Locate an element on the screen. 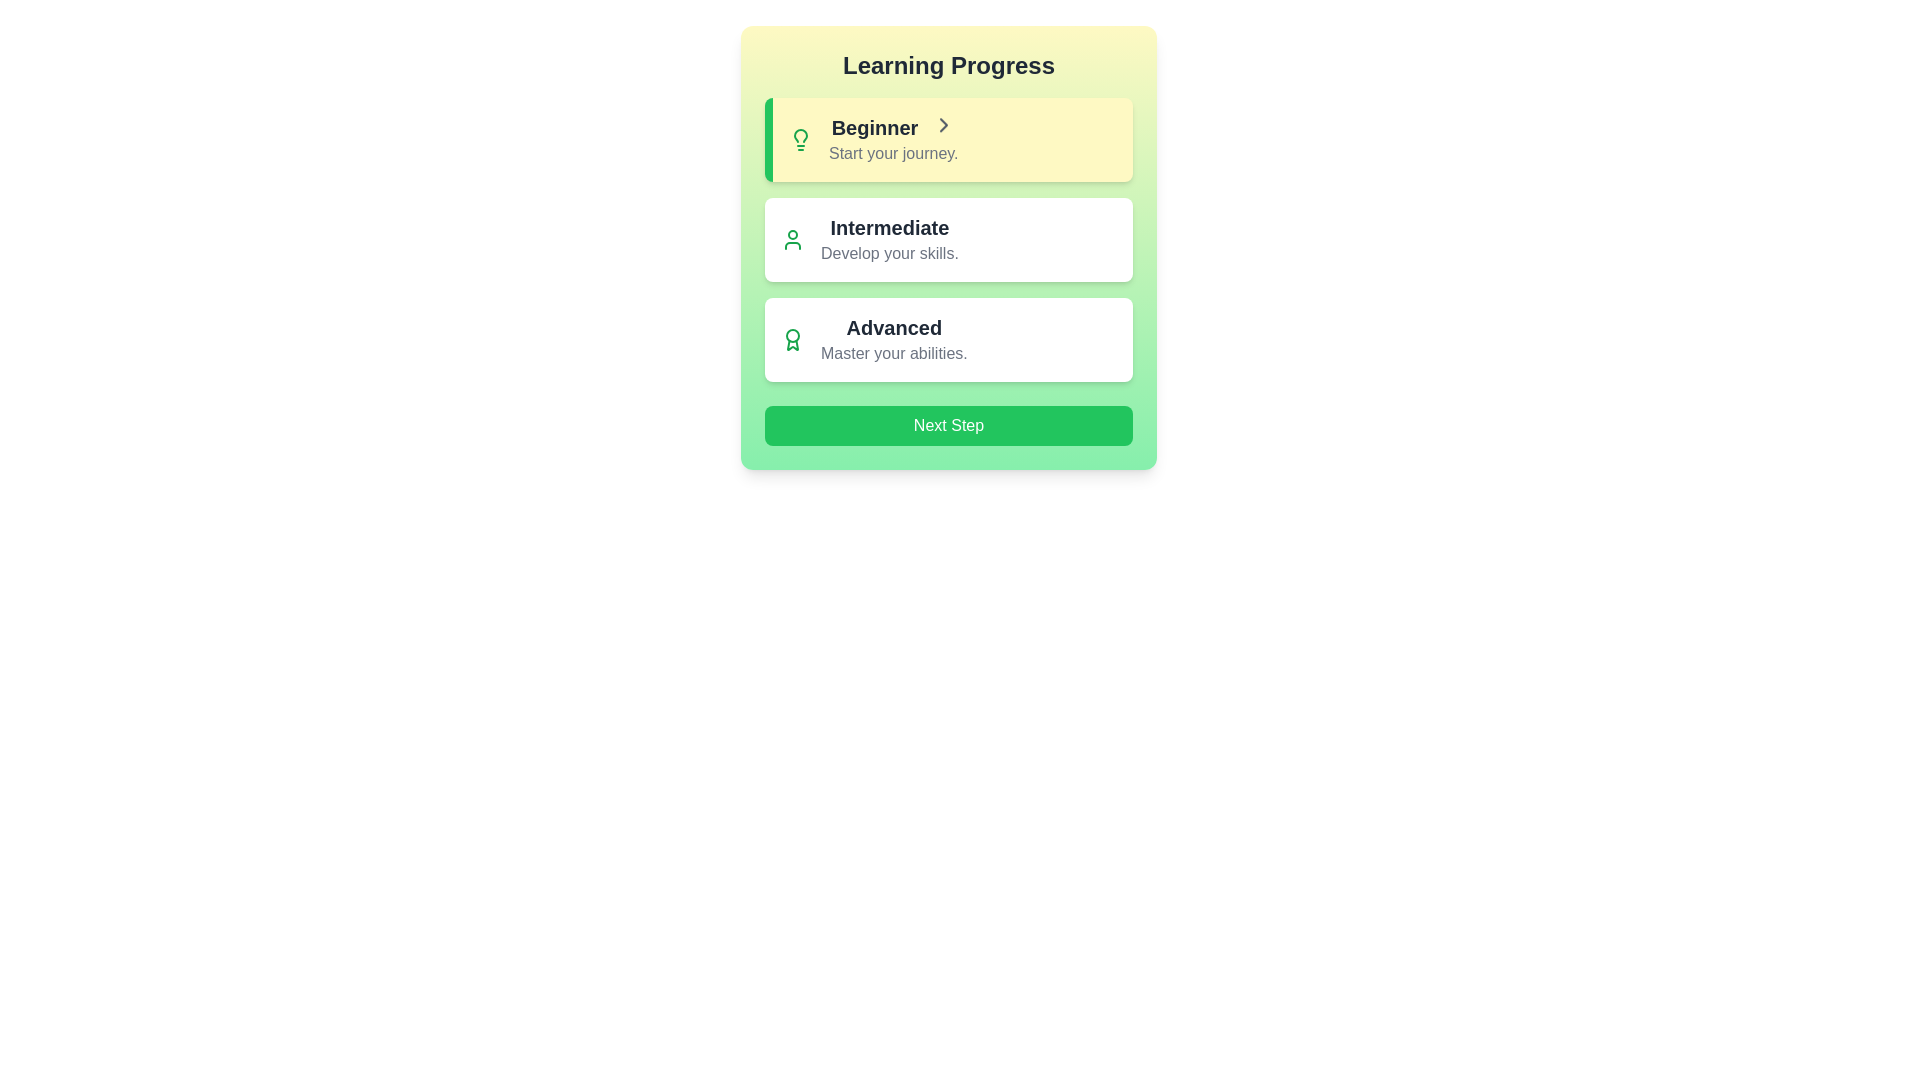  the text label displaying 'Beginner' at the top of the learning progress levels section, which has a pale yellow background is located at coordinates (892, 127).